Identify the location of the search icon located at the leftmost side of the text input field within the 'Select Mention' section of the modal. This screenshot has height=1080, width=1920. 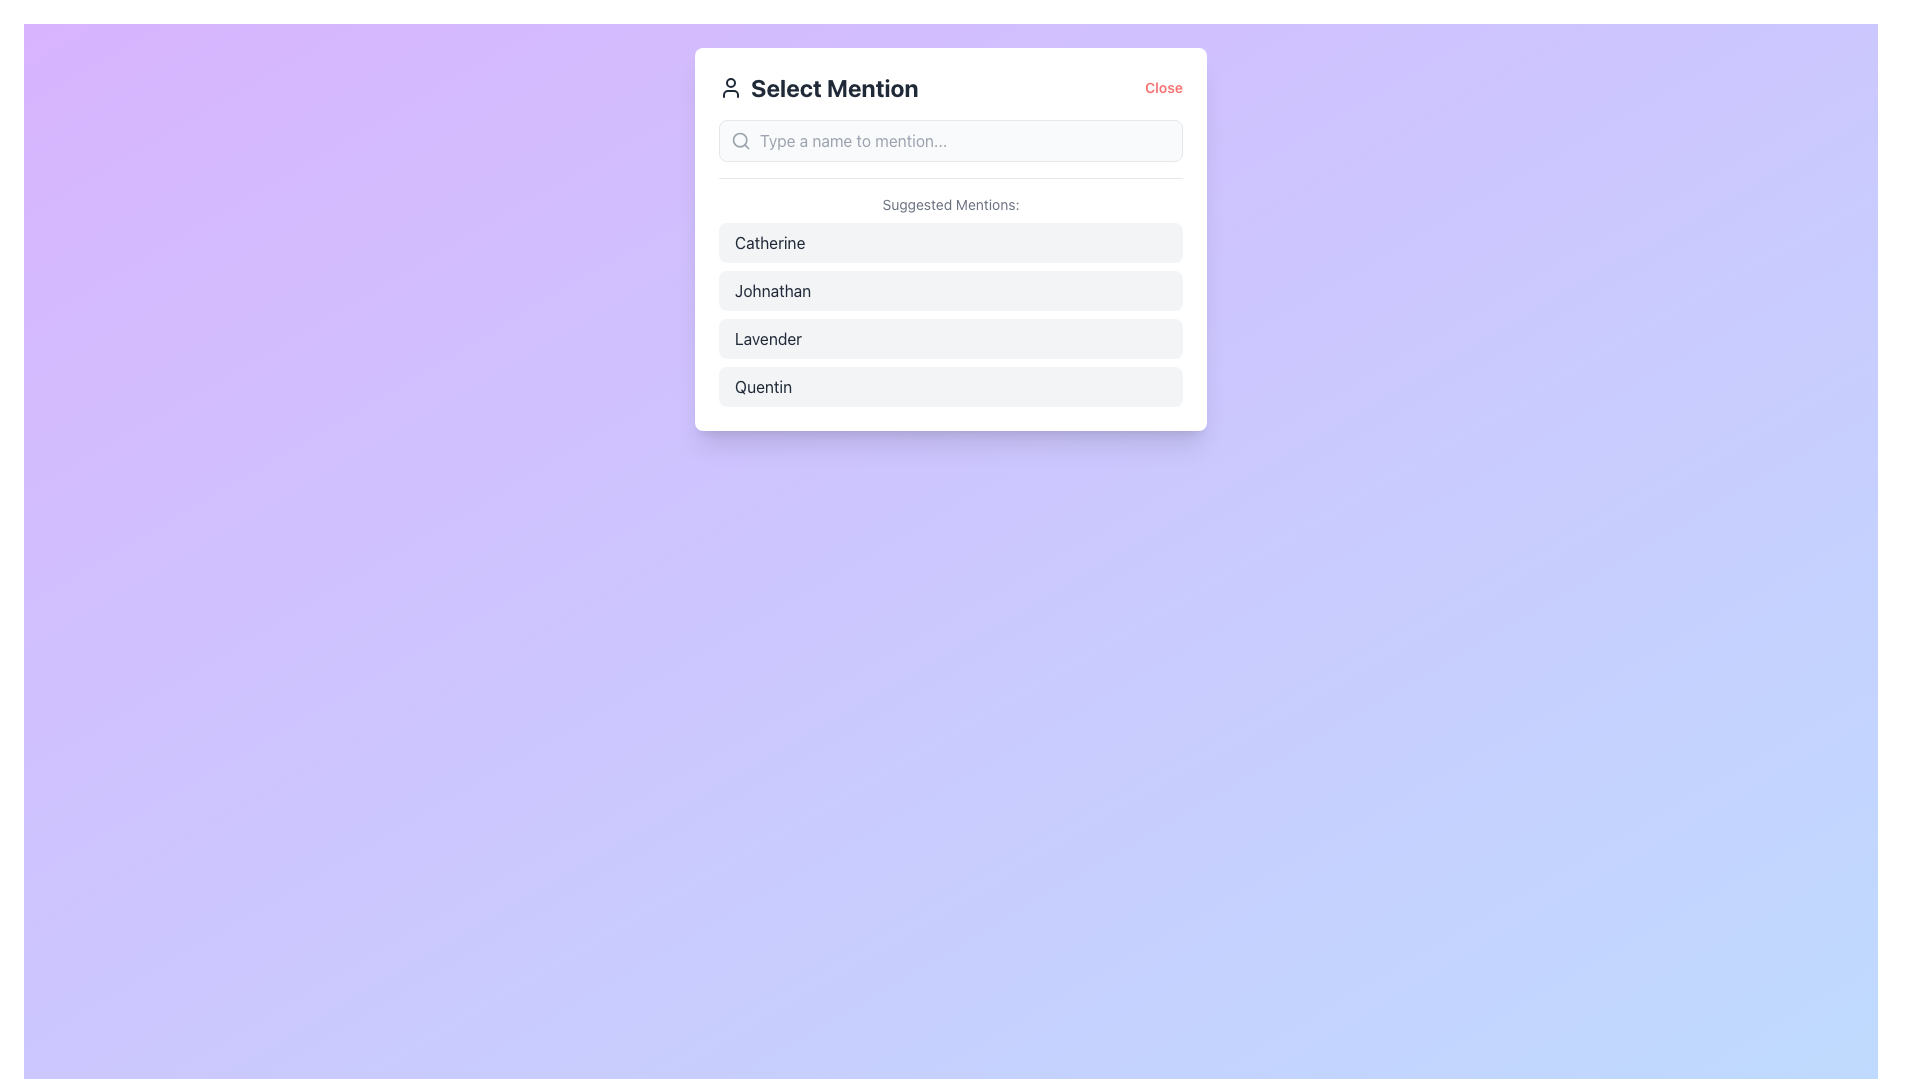
(739, 140).